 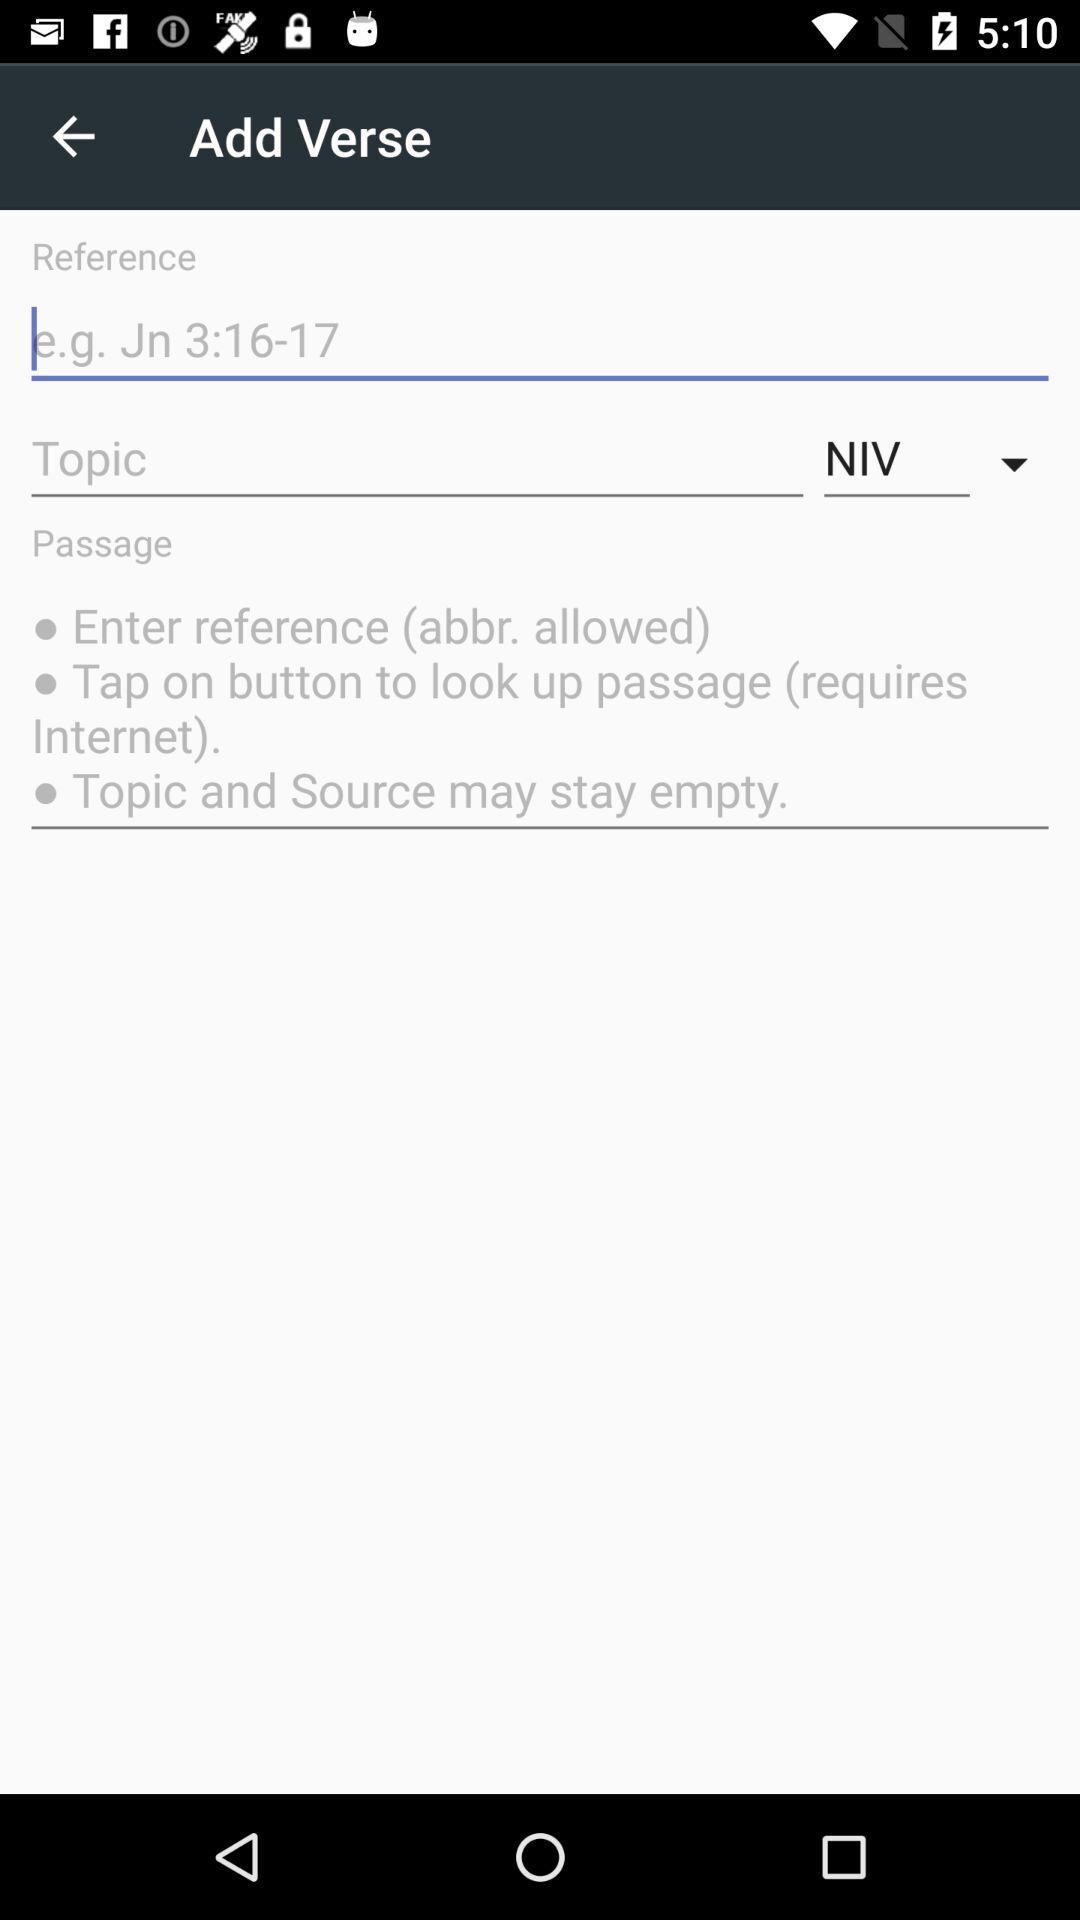 What do you see at coordinates (1019, 457) in the screenshot?
I see `item to the right of niv` at bounding box center [1019, 457].